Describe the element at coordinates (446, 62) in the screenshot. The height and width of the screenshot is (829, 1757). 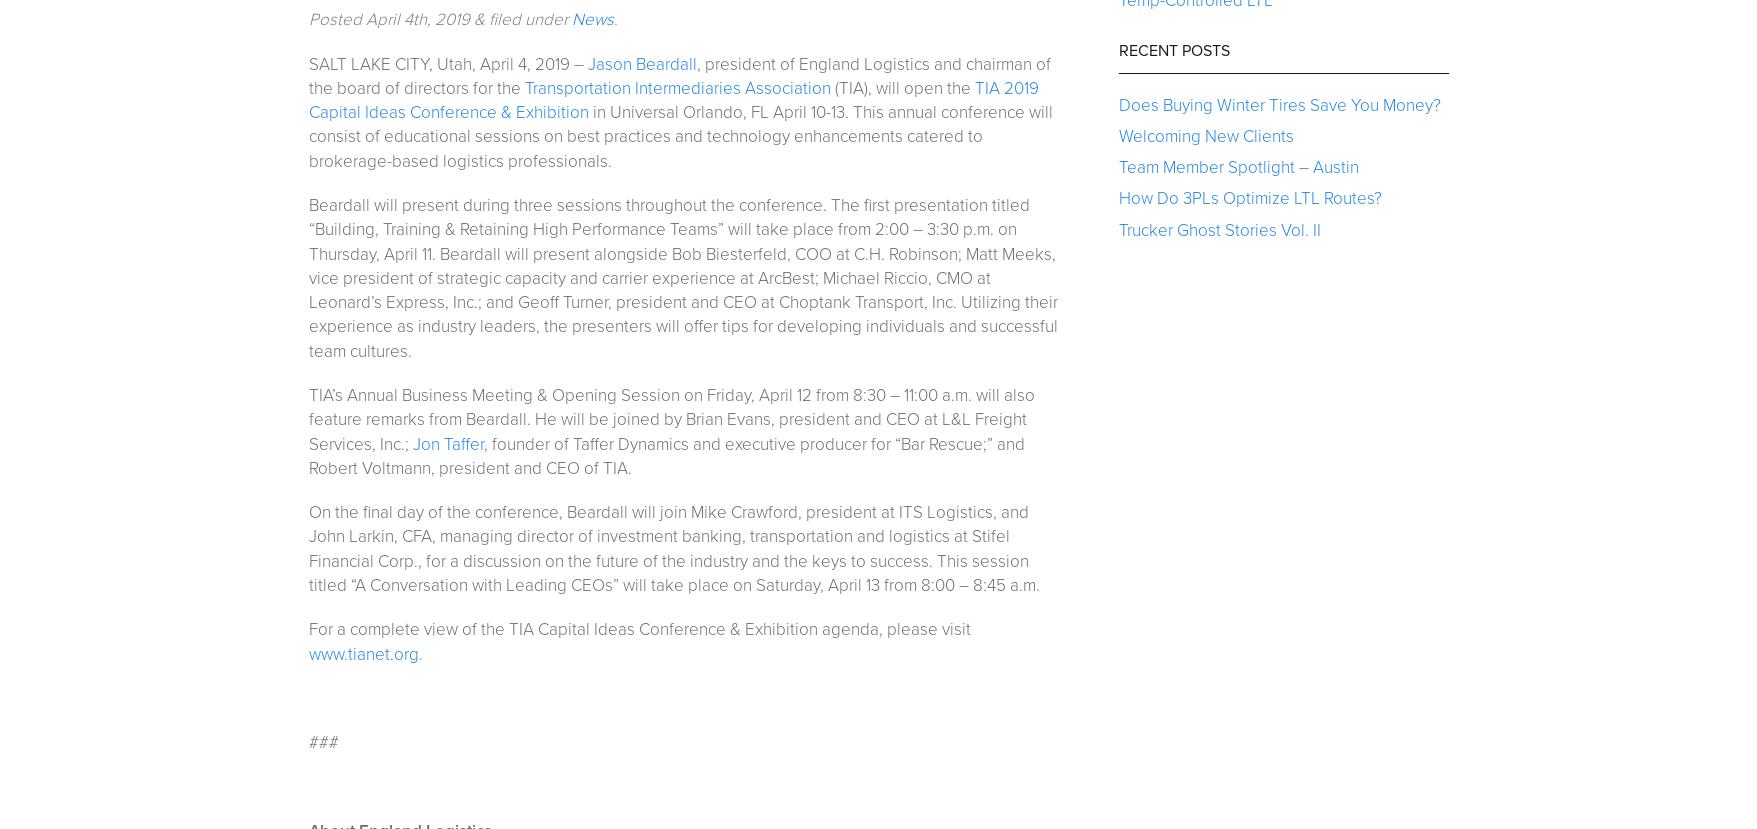
I see `'SALT LAKE CITY, Utah, April 4, 2019 –'` at that location.